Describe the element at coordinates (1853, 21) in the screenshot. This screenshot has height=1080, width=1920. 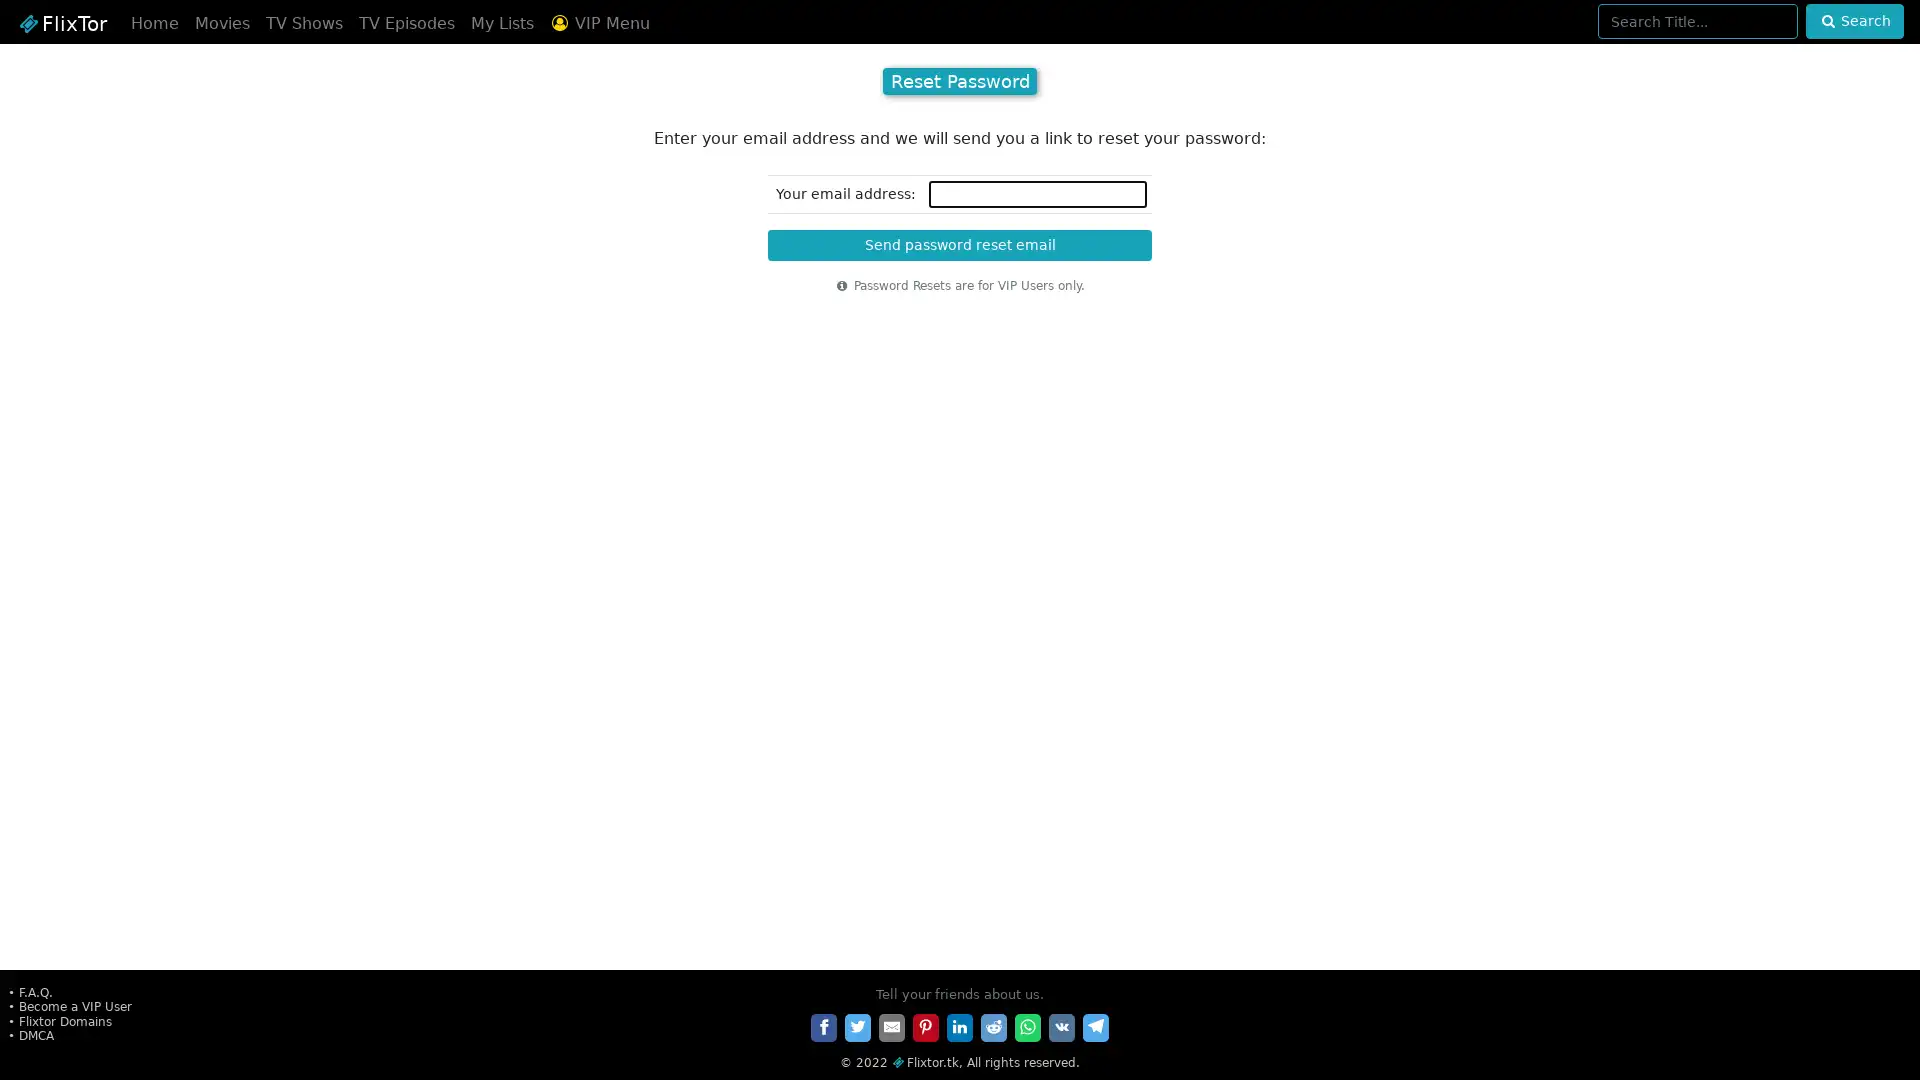
I see `Search` at that location.